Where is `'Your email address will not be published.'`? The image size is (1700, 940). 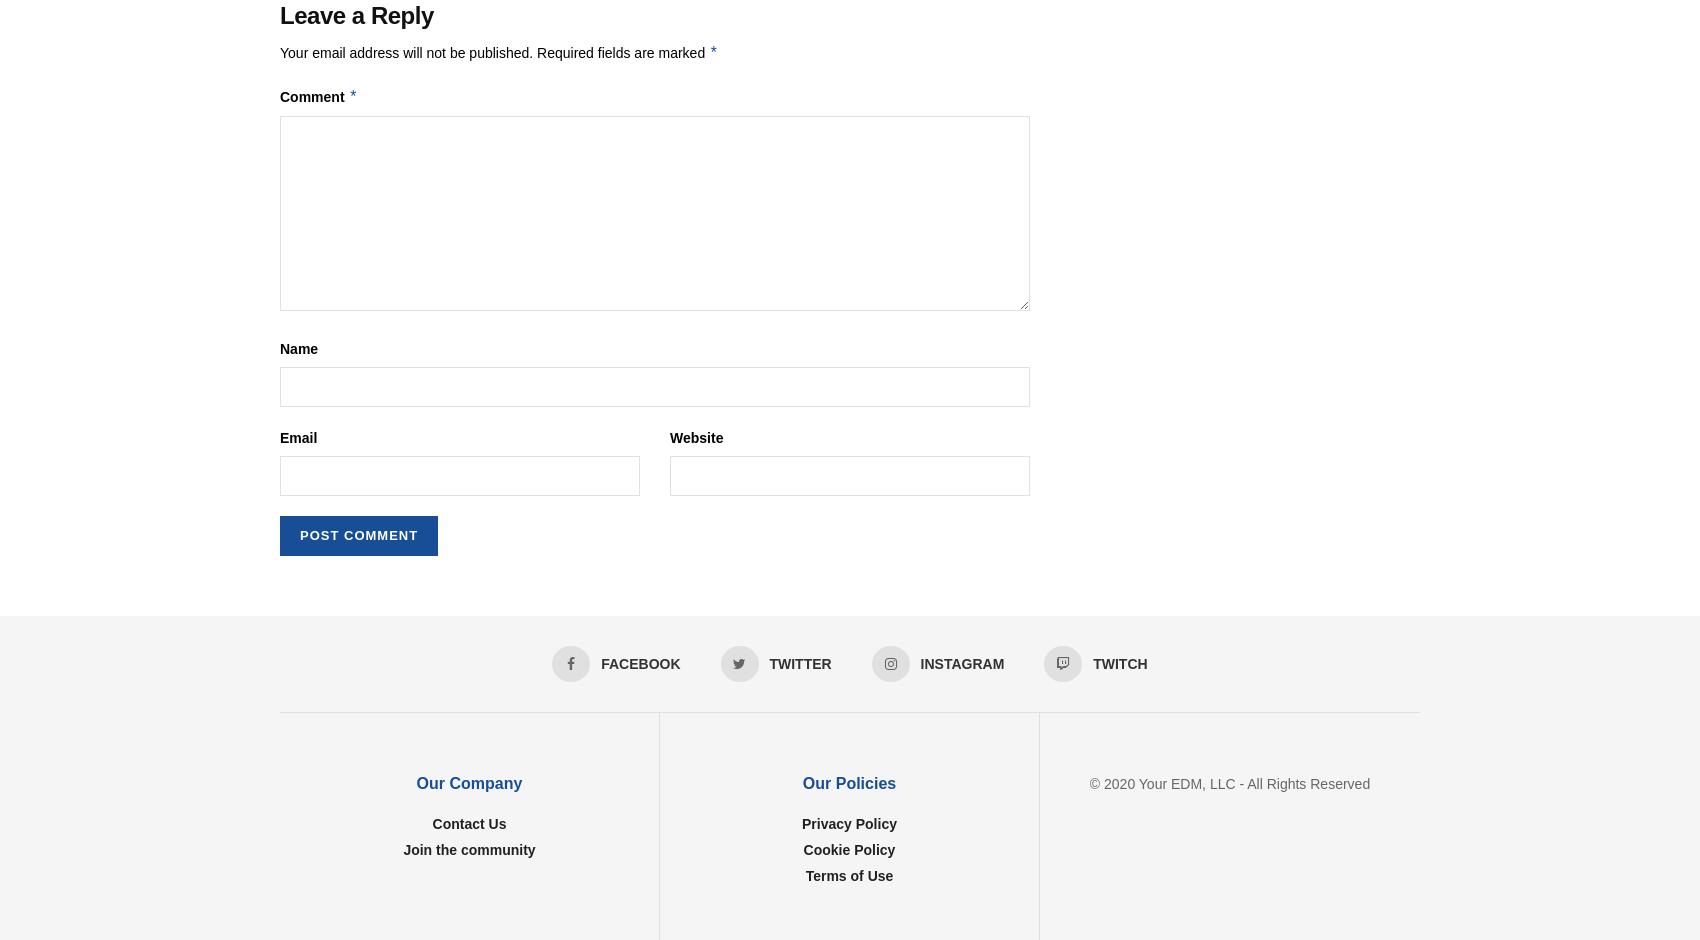
'Your email address will not be published.' is located at coordinates (279, 52).